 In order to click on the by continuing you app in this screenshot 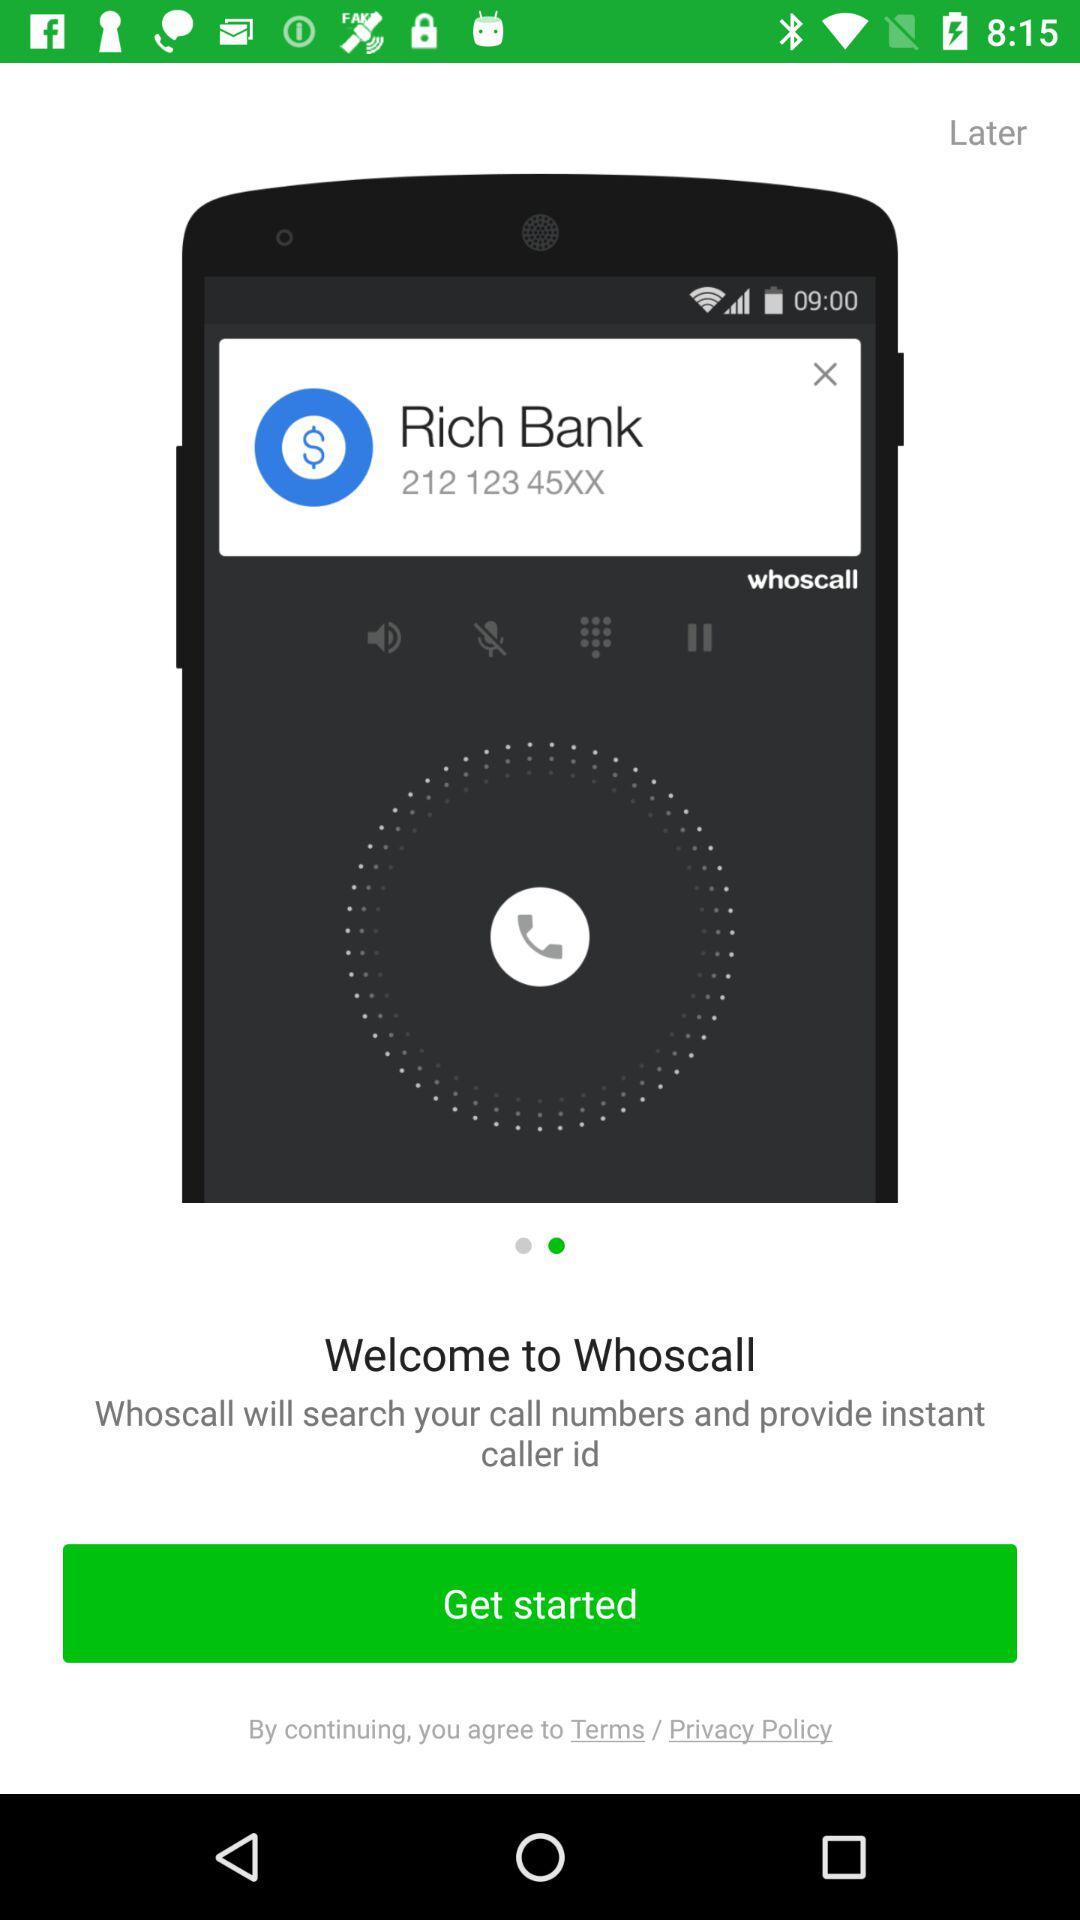, I will do `click(540, 1727)`.